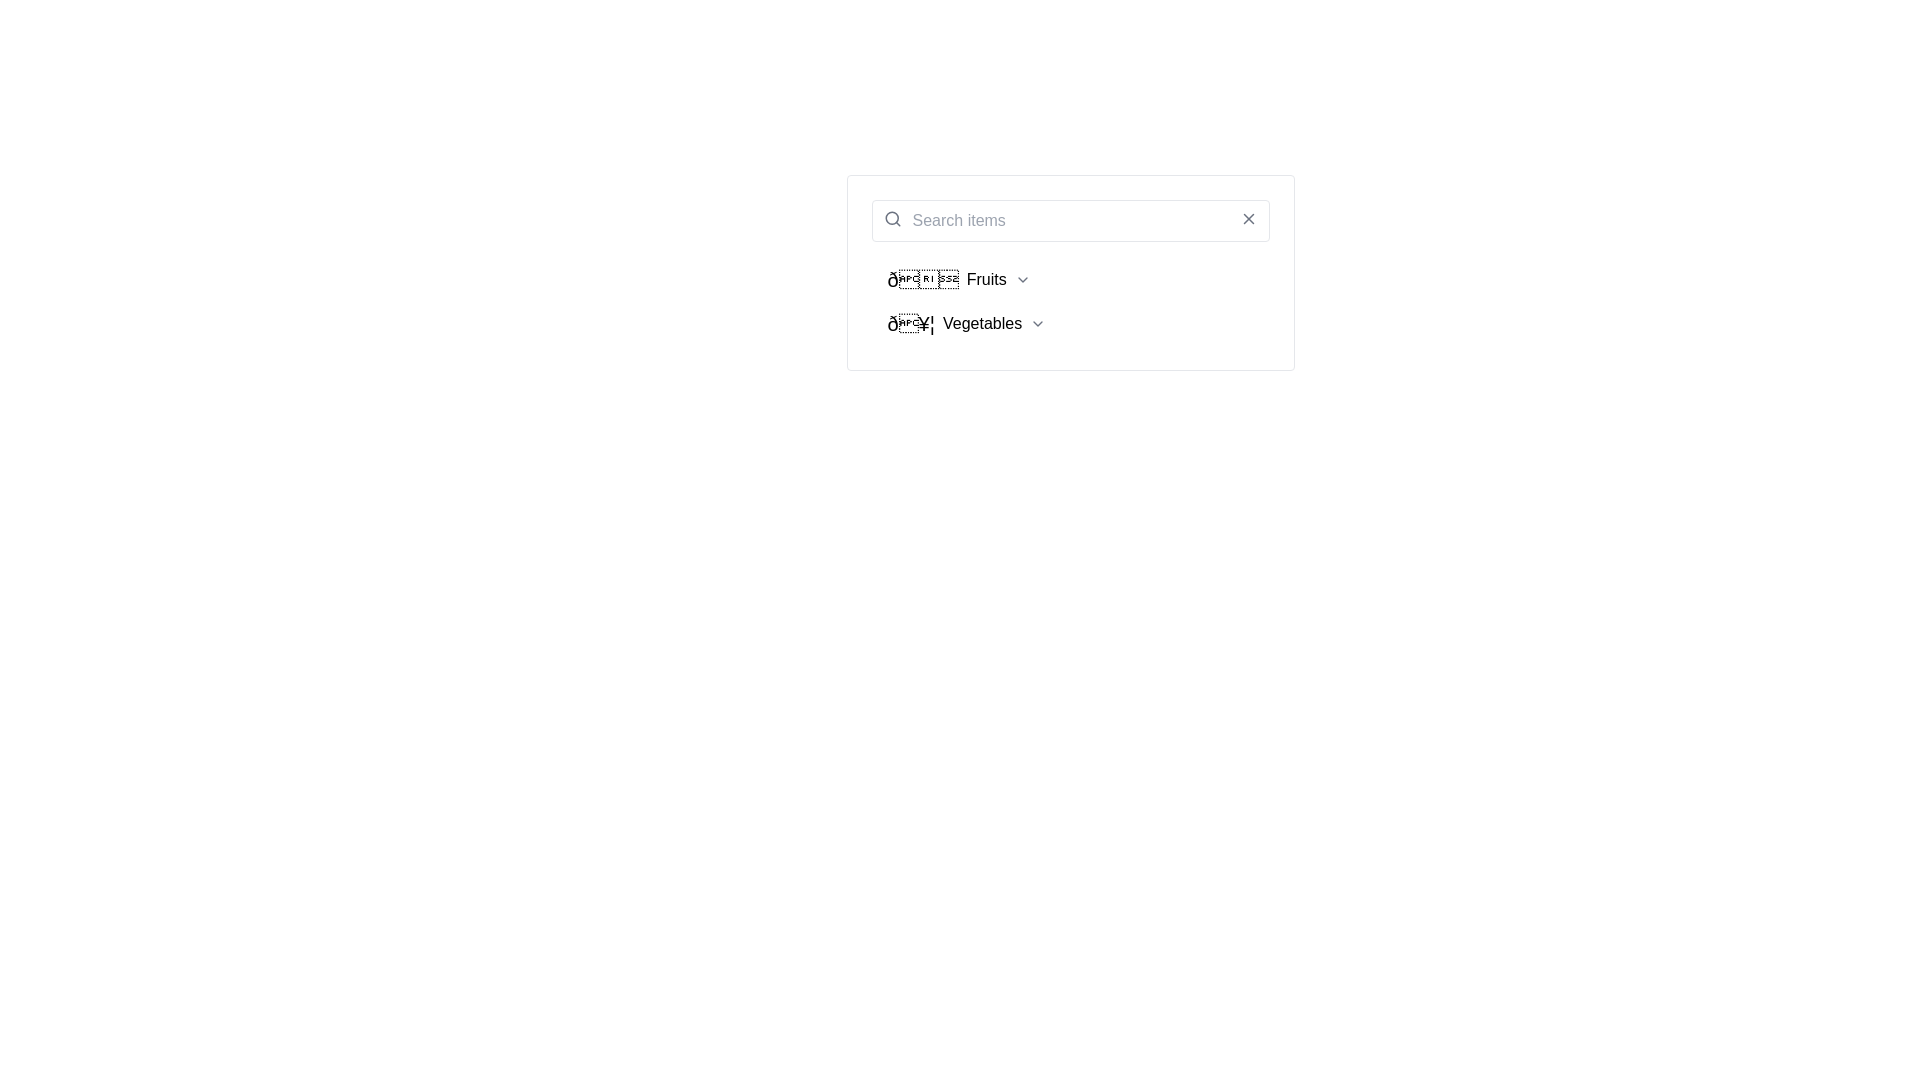 The height and width of the screenshot is (1080, 1920). I want to click on the search icon, which serves as a visual indicator for the search functionality and is positioned to the left of the search input field, so click(891, 219).